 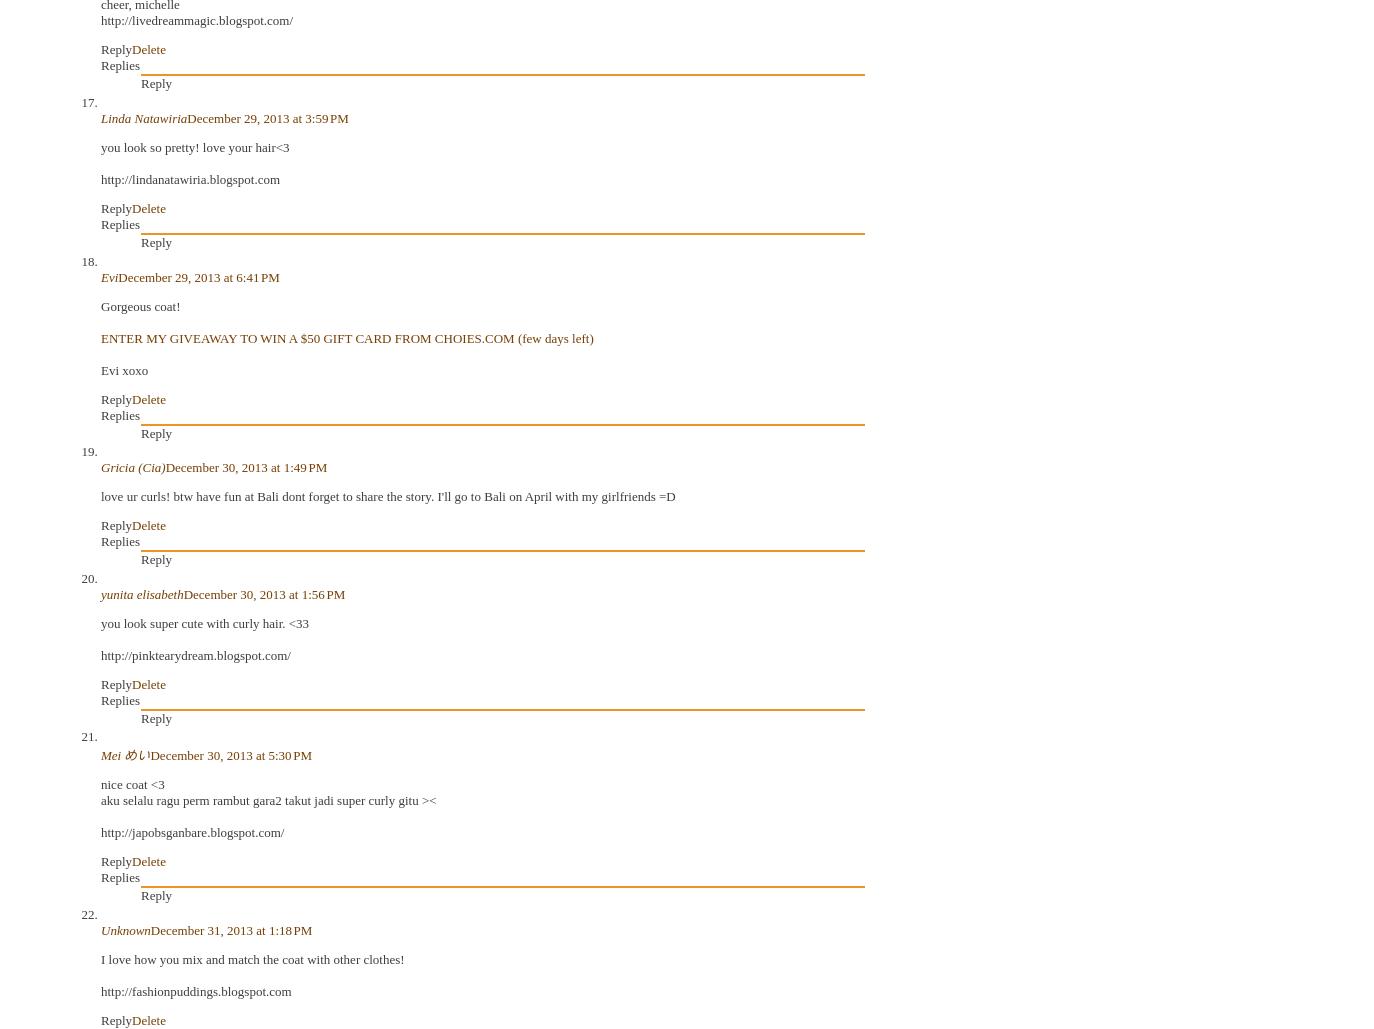 What do you see at coordinates (244, 467) in the screenshot?
I see `'December 30, 2013 at 1:49 PM'` at bounding box center [244, 467].